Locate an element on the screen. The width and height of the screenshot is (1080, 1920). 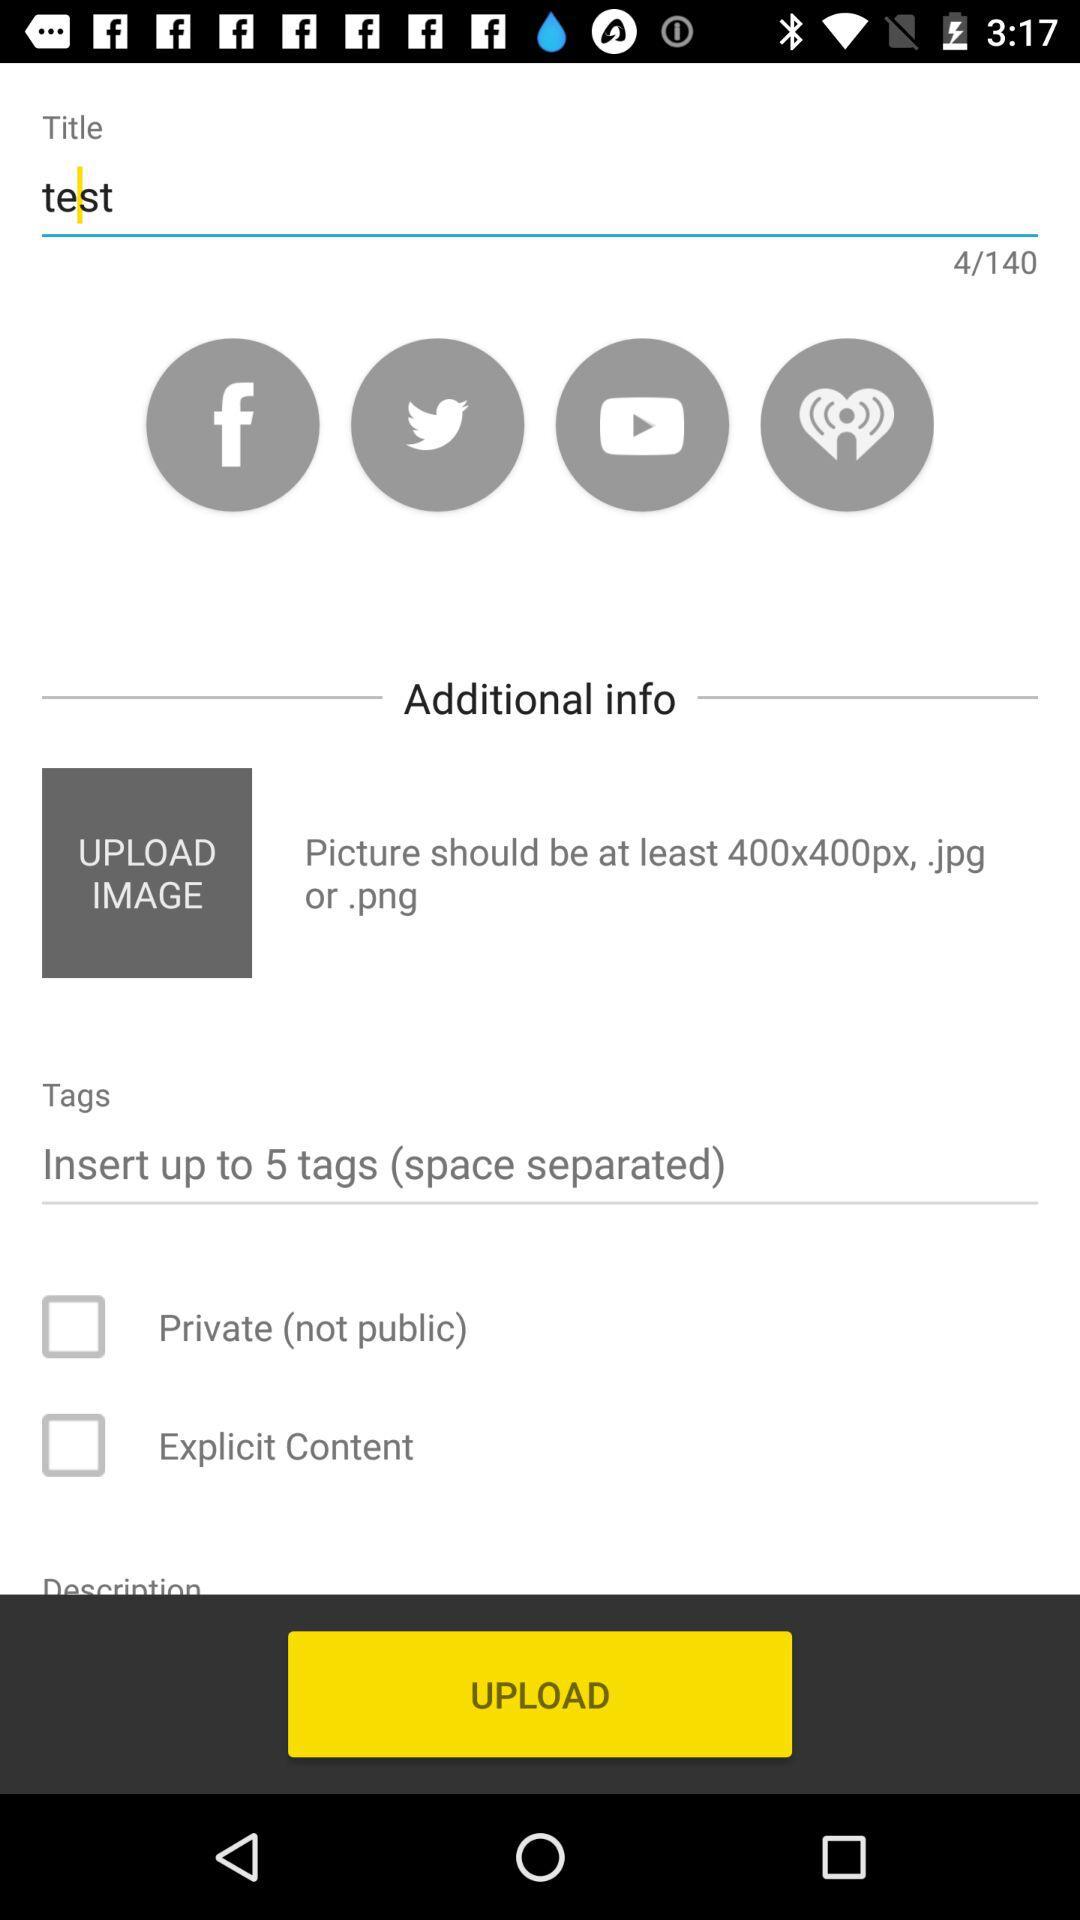
icon below the title is located at coordinates (540, 195).